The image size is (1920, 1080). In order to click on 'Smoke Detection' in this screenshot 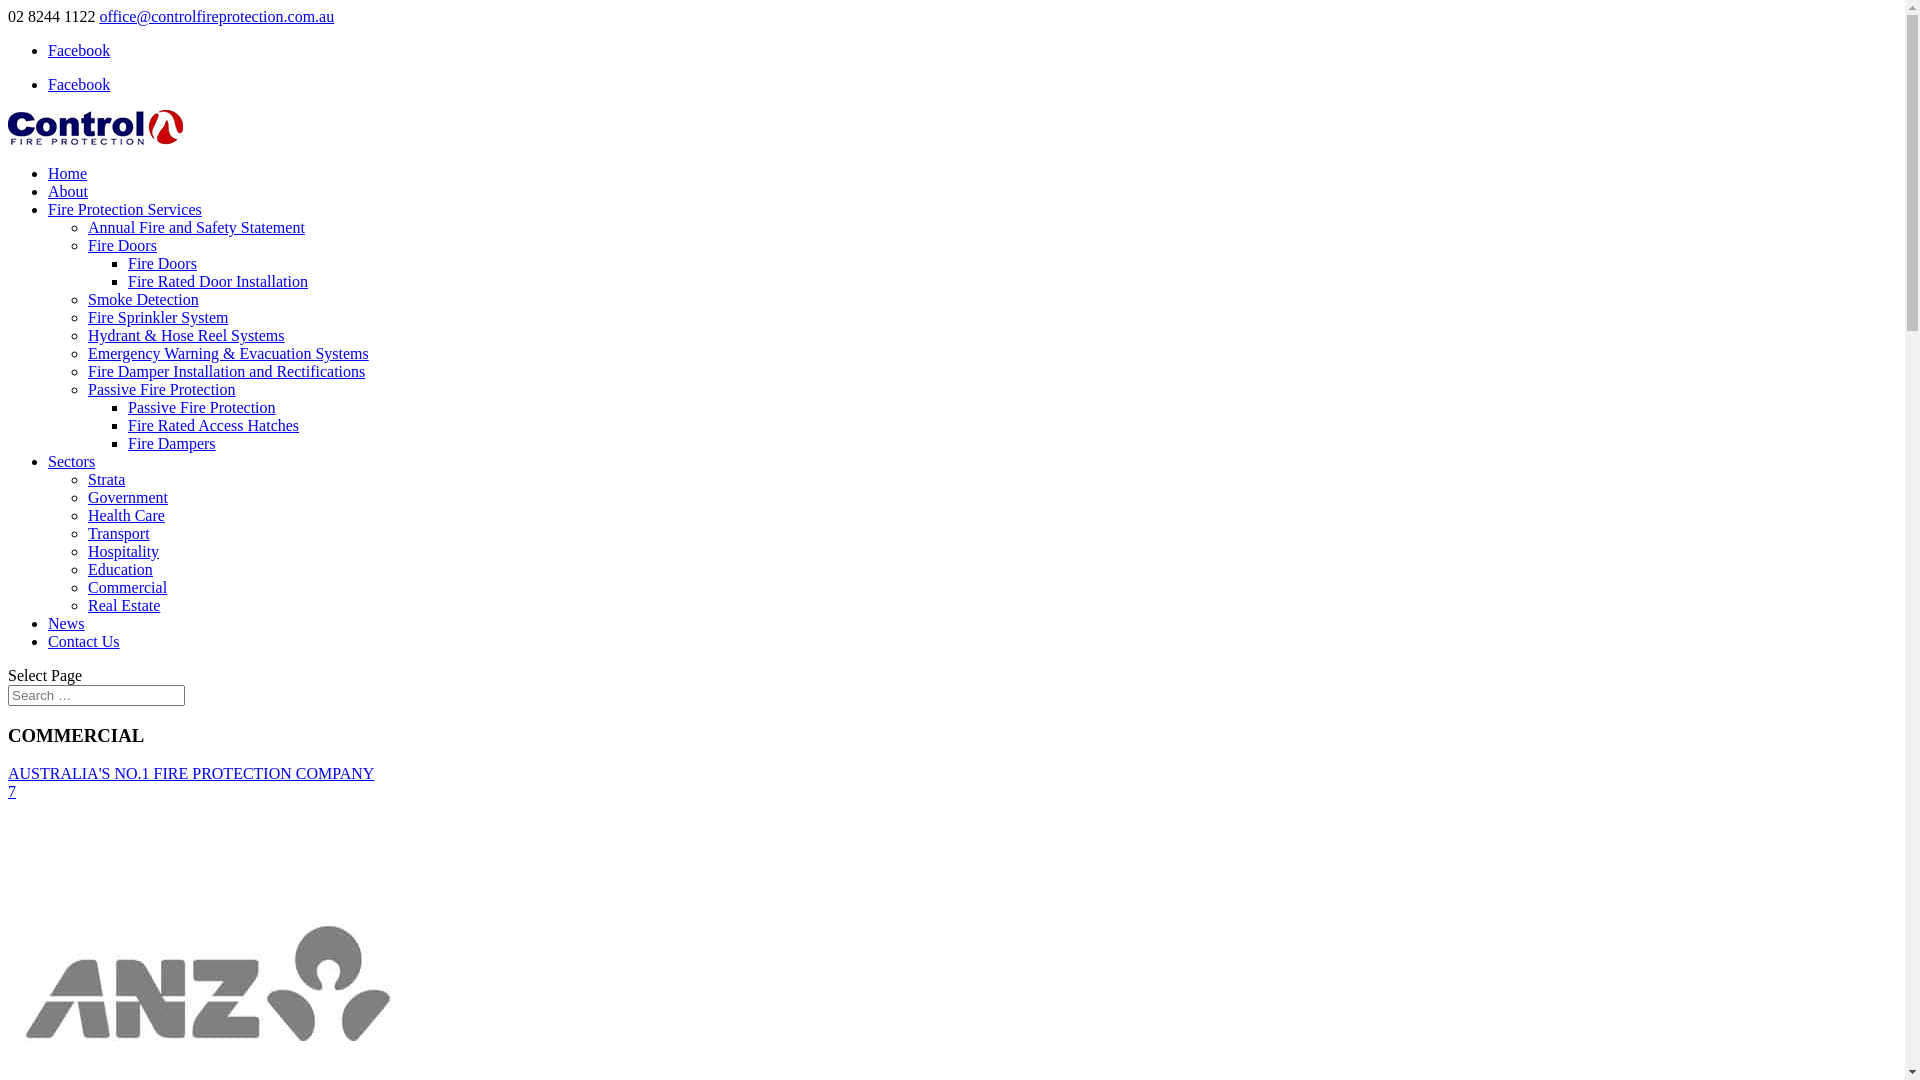, I will do `click(142, 299)`.